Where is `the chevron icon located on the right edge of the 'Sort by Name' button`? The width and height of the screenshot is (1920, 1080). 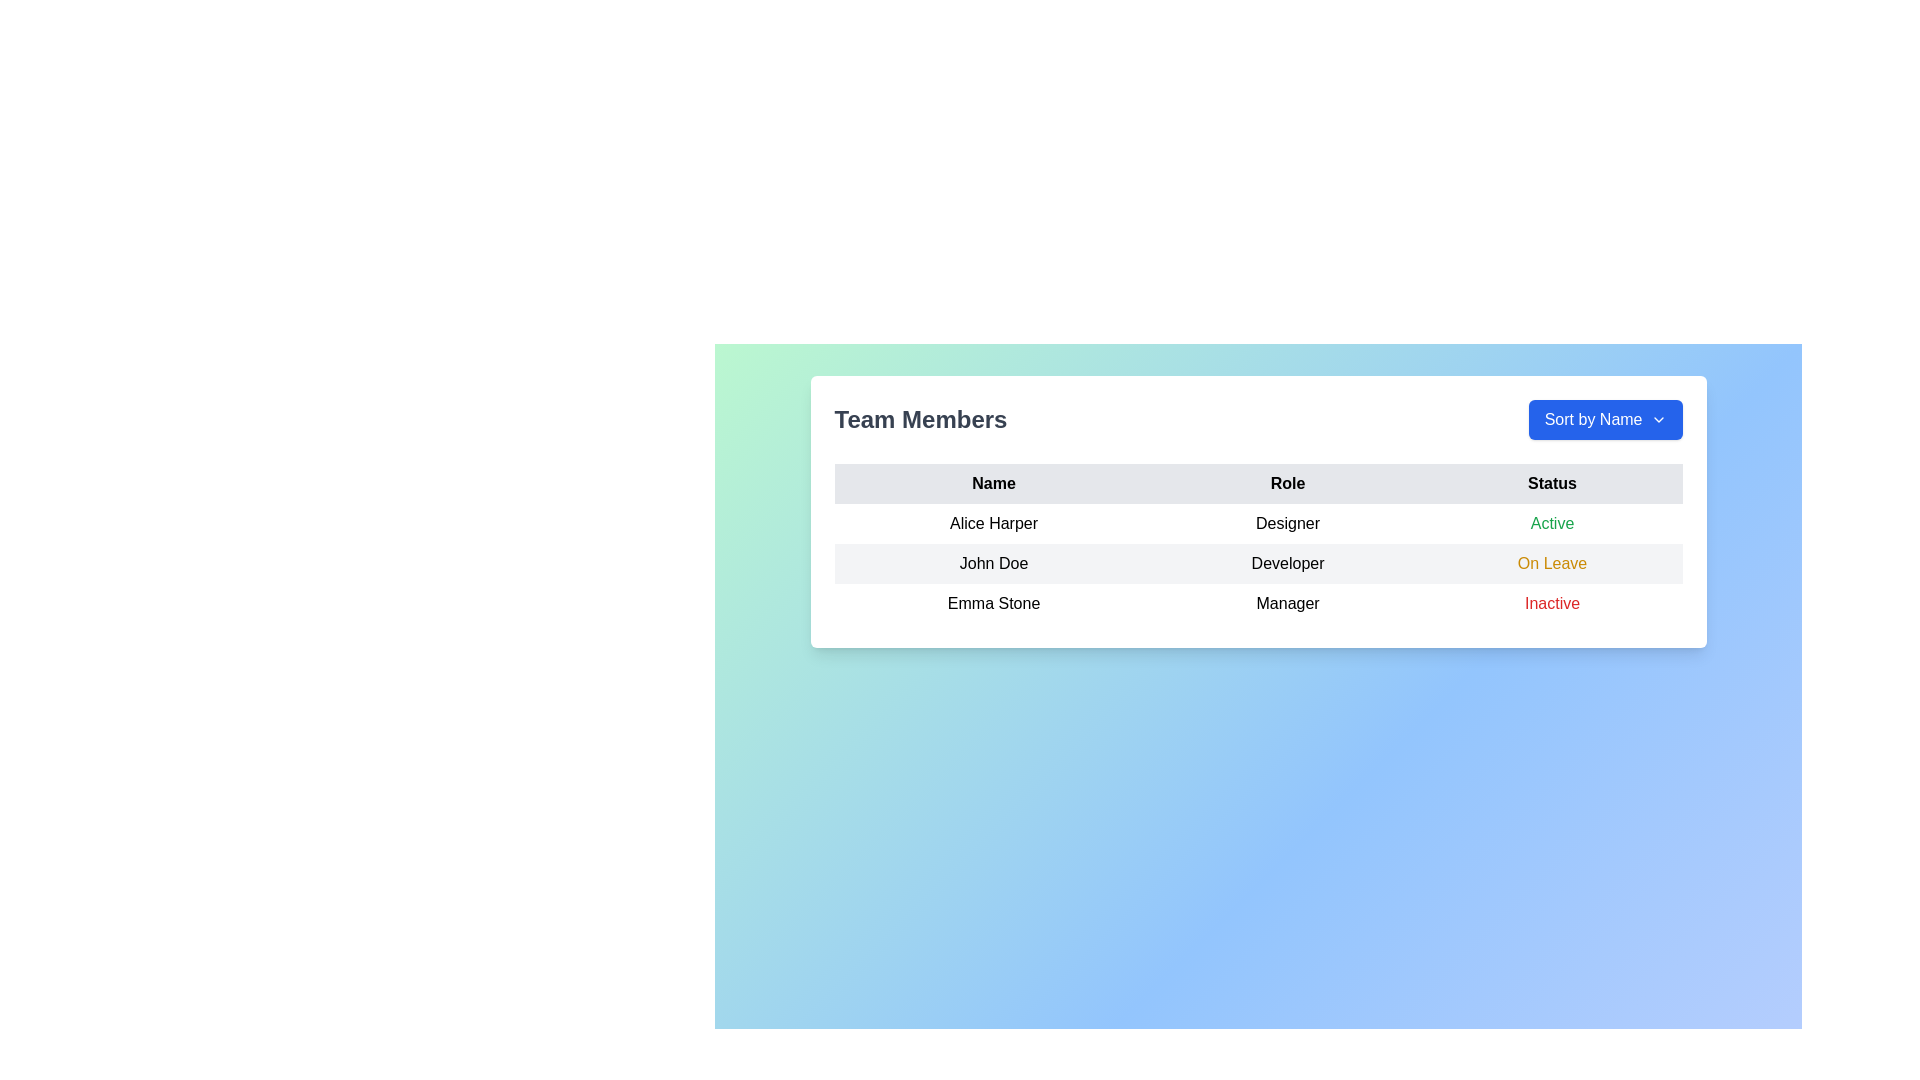
the chevron icon located on the right edge of the 'Sort by Name' button is located at coordinates (1658, 419).